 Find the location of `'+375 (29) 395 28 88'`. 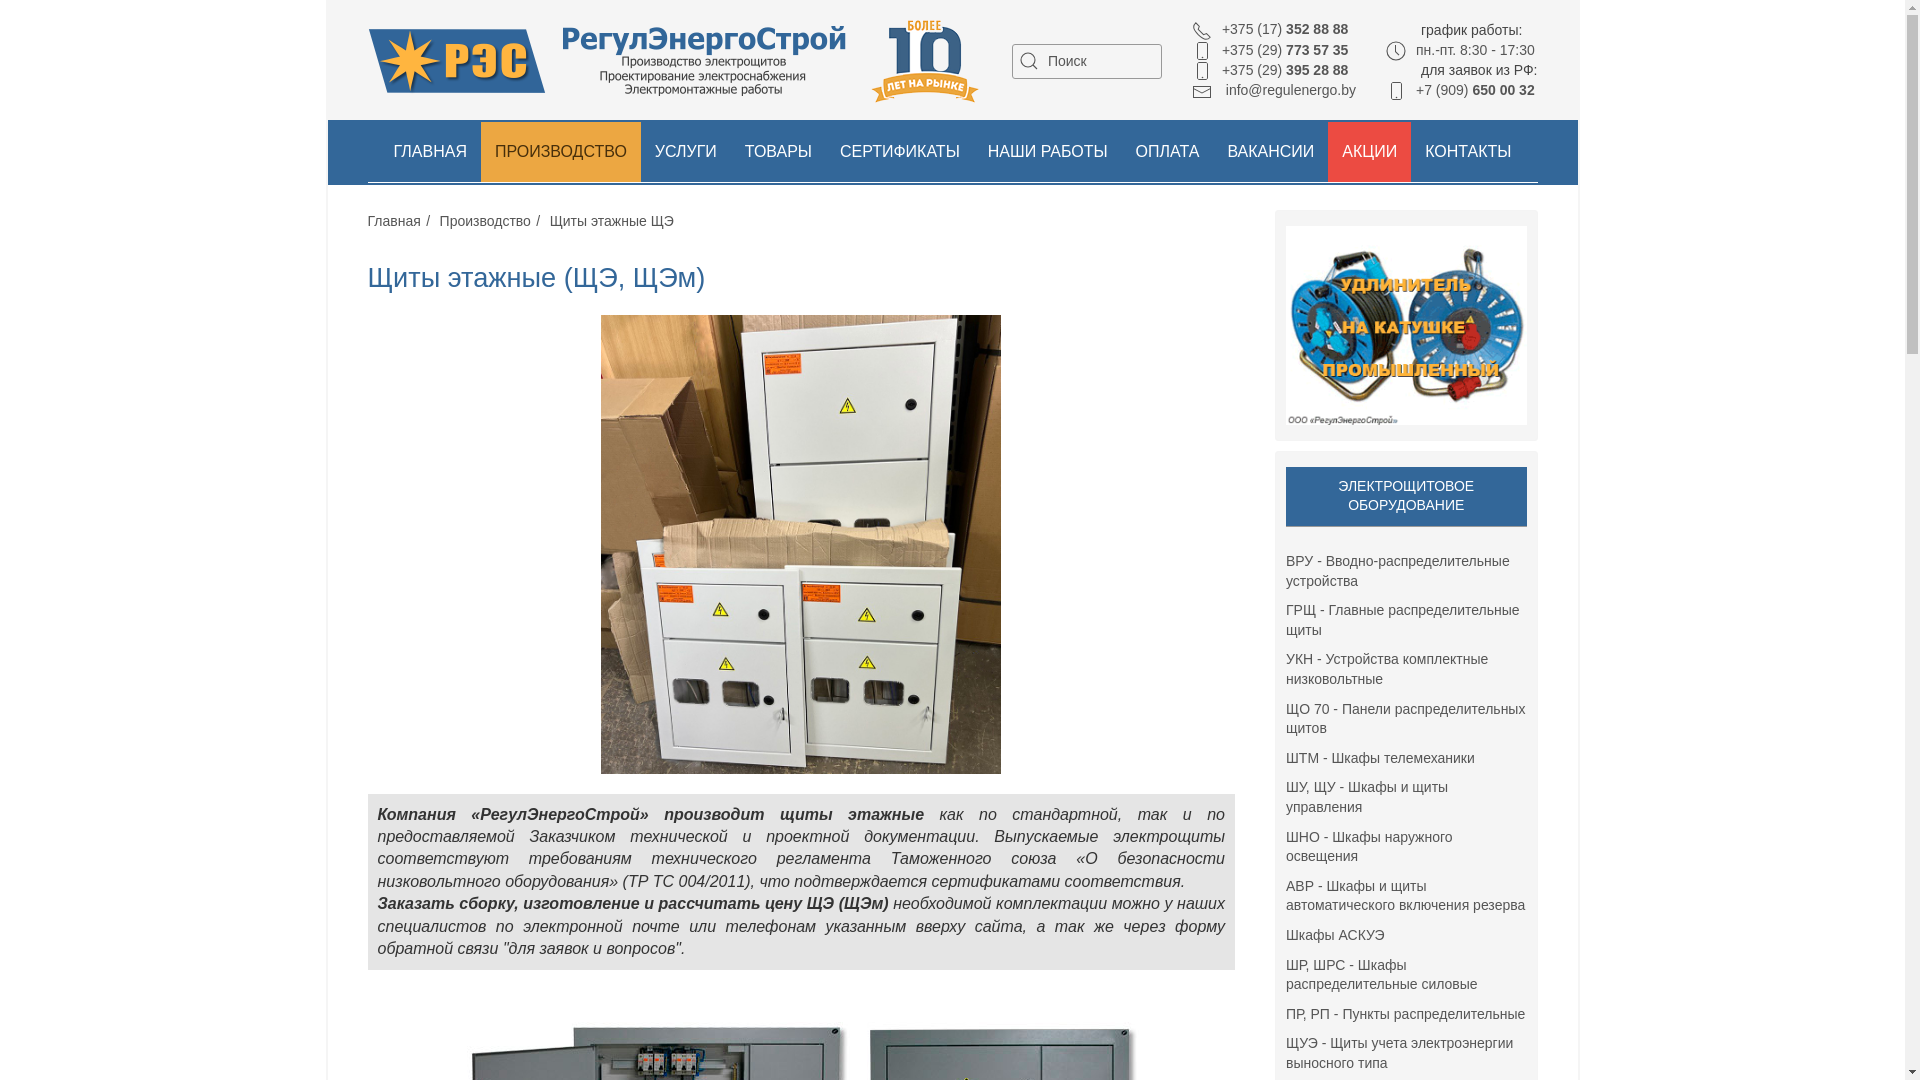

'+375 (29) 395 28 88' is located at coordinates (1269, 68).